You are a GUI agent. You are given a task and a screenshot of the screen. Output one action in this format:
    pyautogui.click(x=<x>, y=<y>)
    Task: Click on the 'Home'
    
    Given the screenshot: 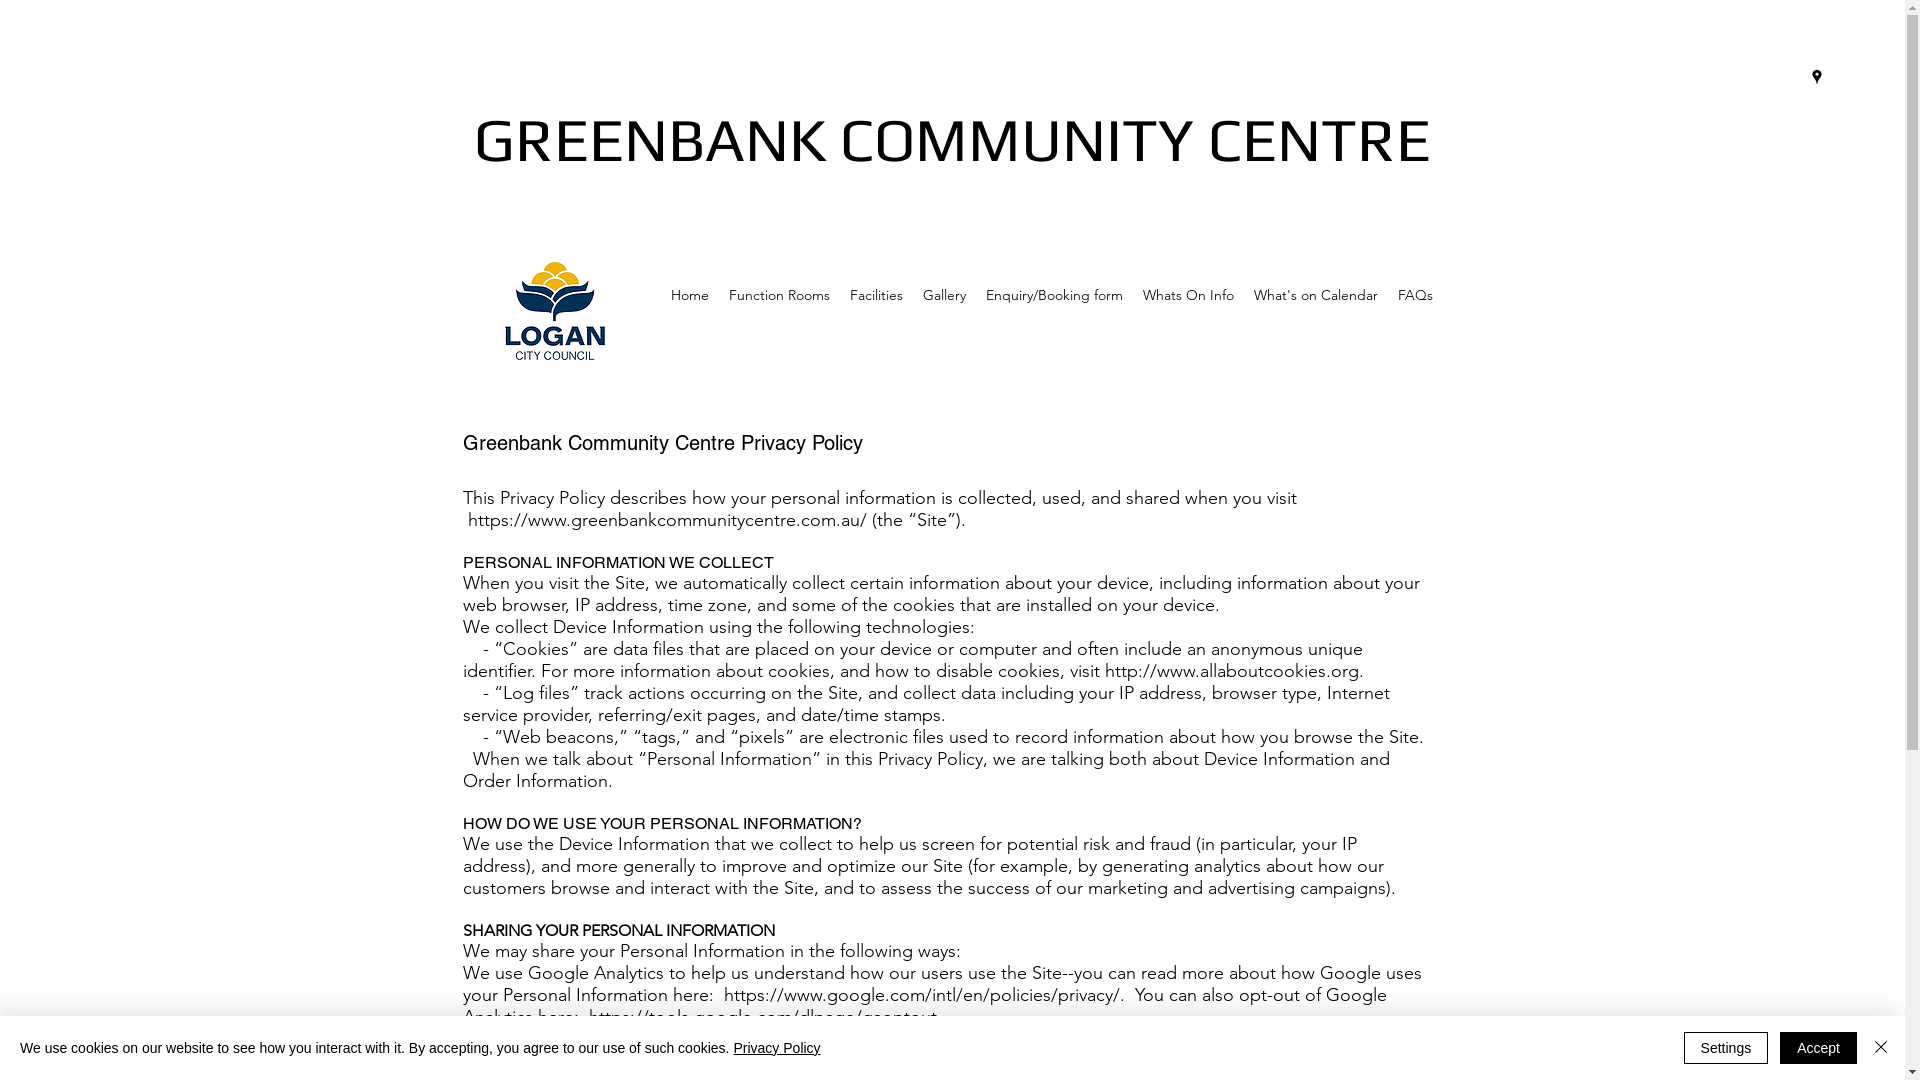 What is the action you would take?
    pyautogui.click(x=660, y=294)
    